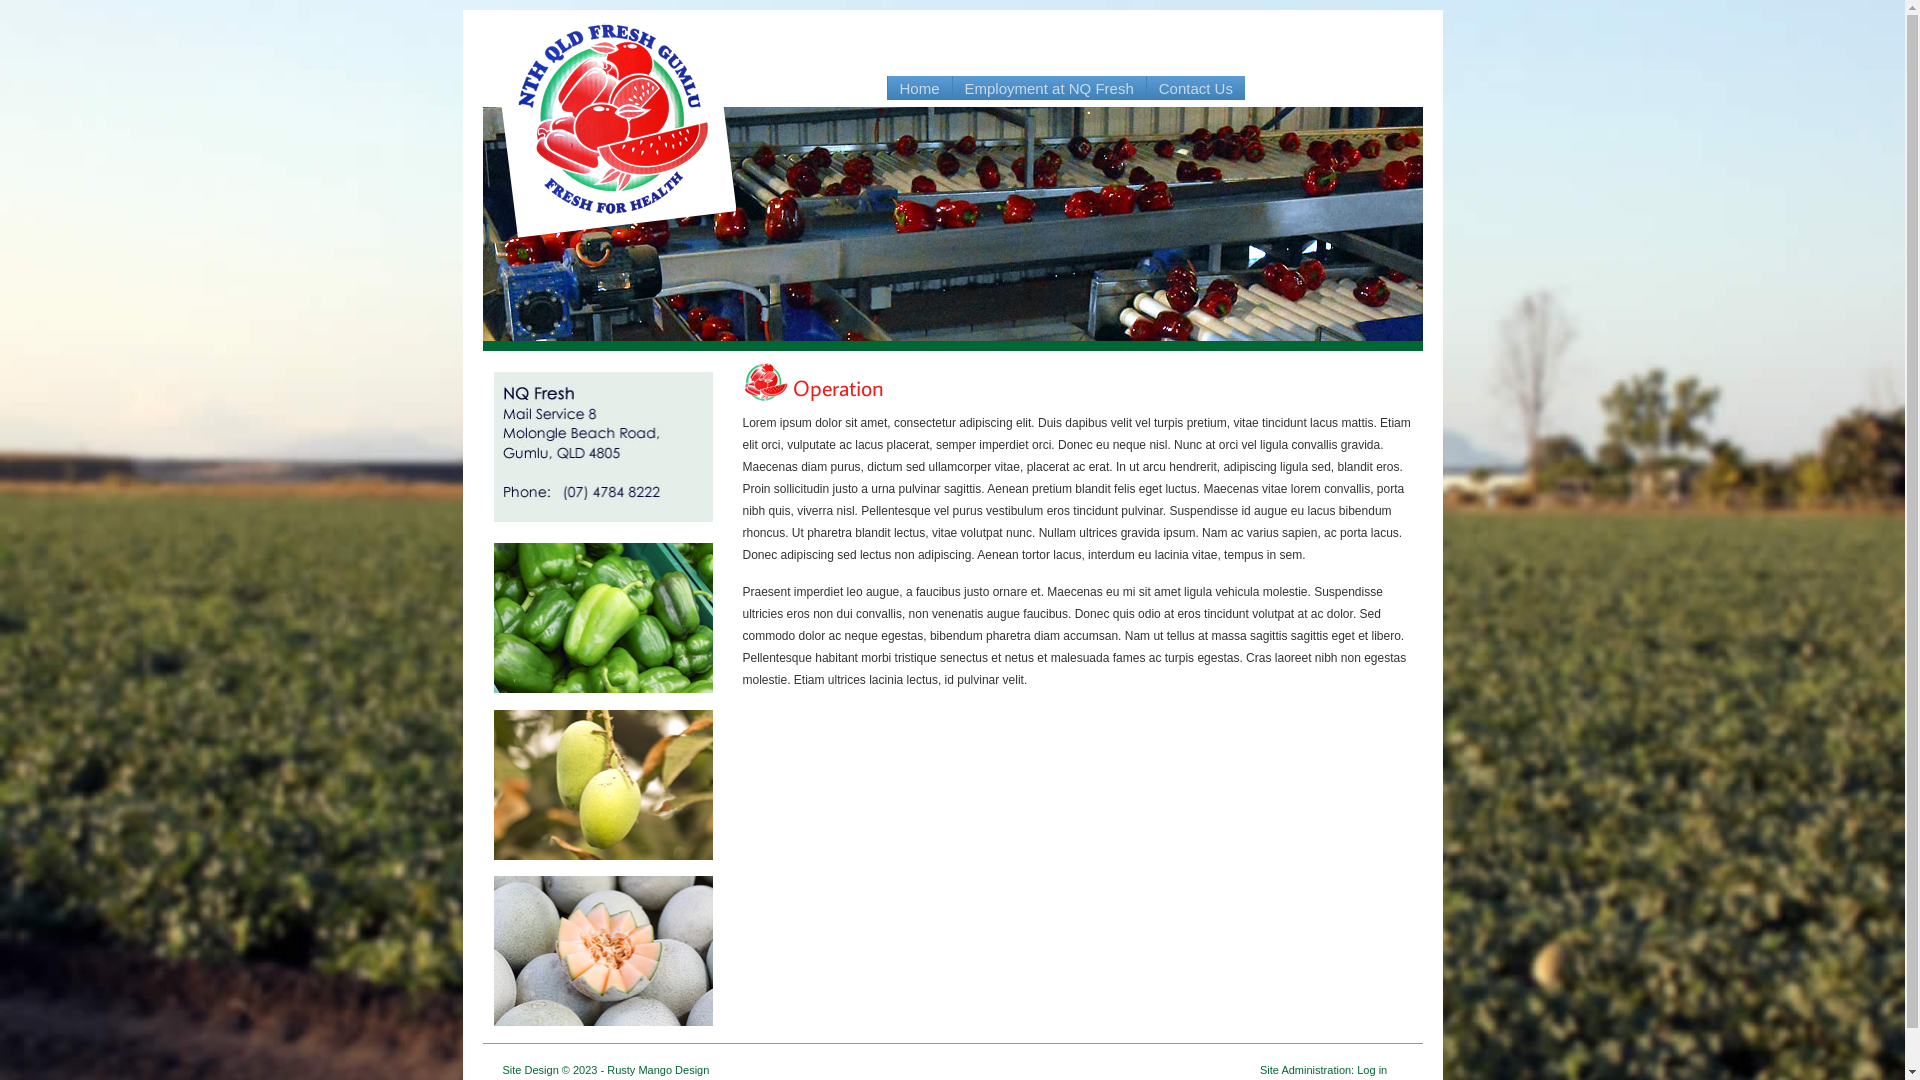  What do you see at coordinates (919, 87) in the screenshot?
I see `'Home'` at bounding box center [919, 87].